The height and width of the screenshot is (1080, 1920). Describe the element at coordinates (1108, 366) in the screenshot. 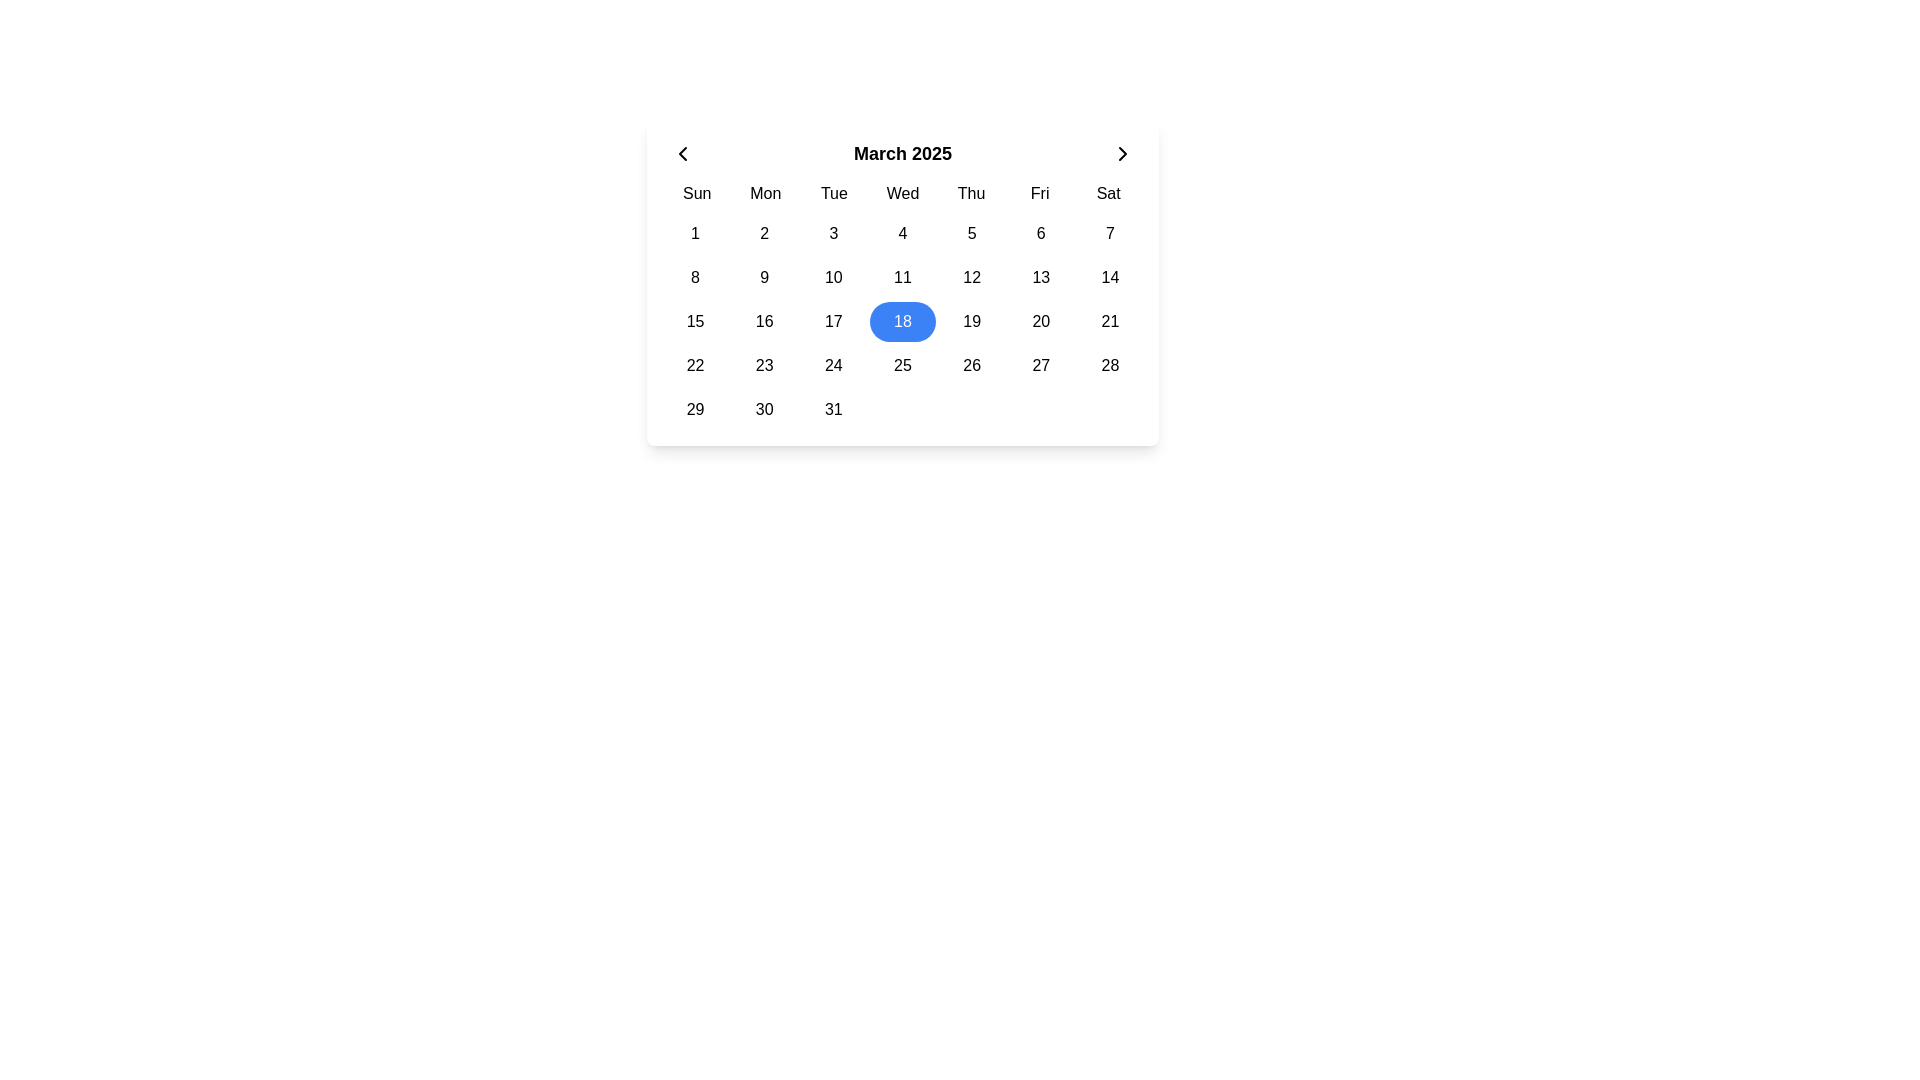

I see `on the selectable date button for March 28, 2025, located in the seventh column of the calendar interface` at that location.